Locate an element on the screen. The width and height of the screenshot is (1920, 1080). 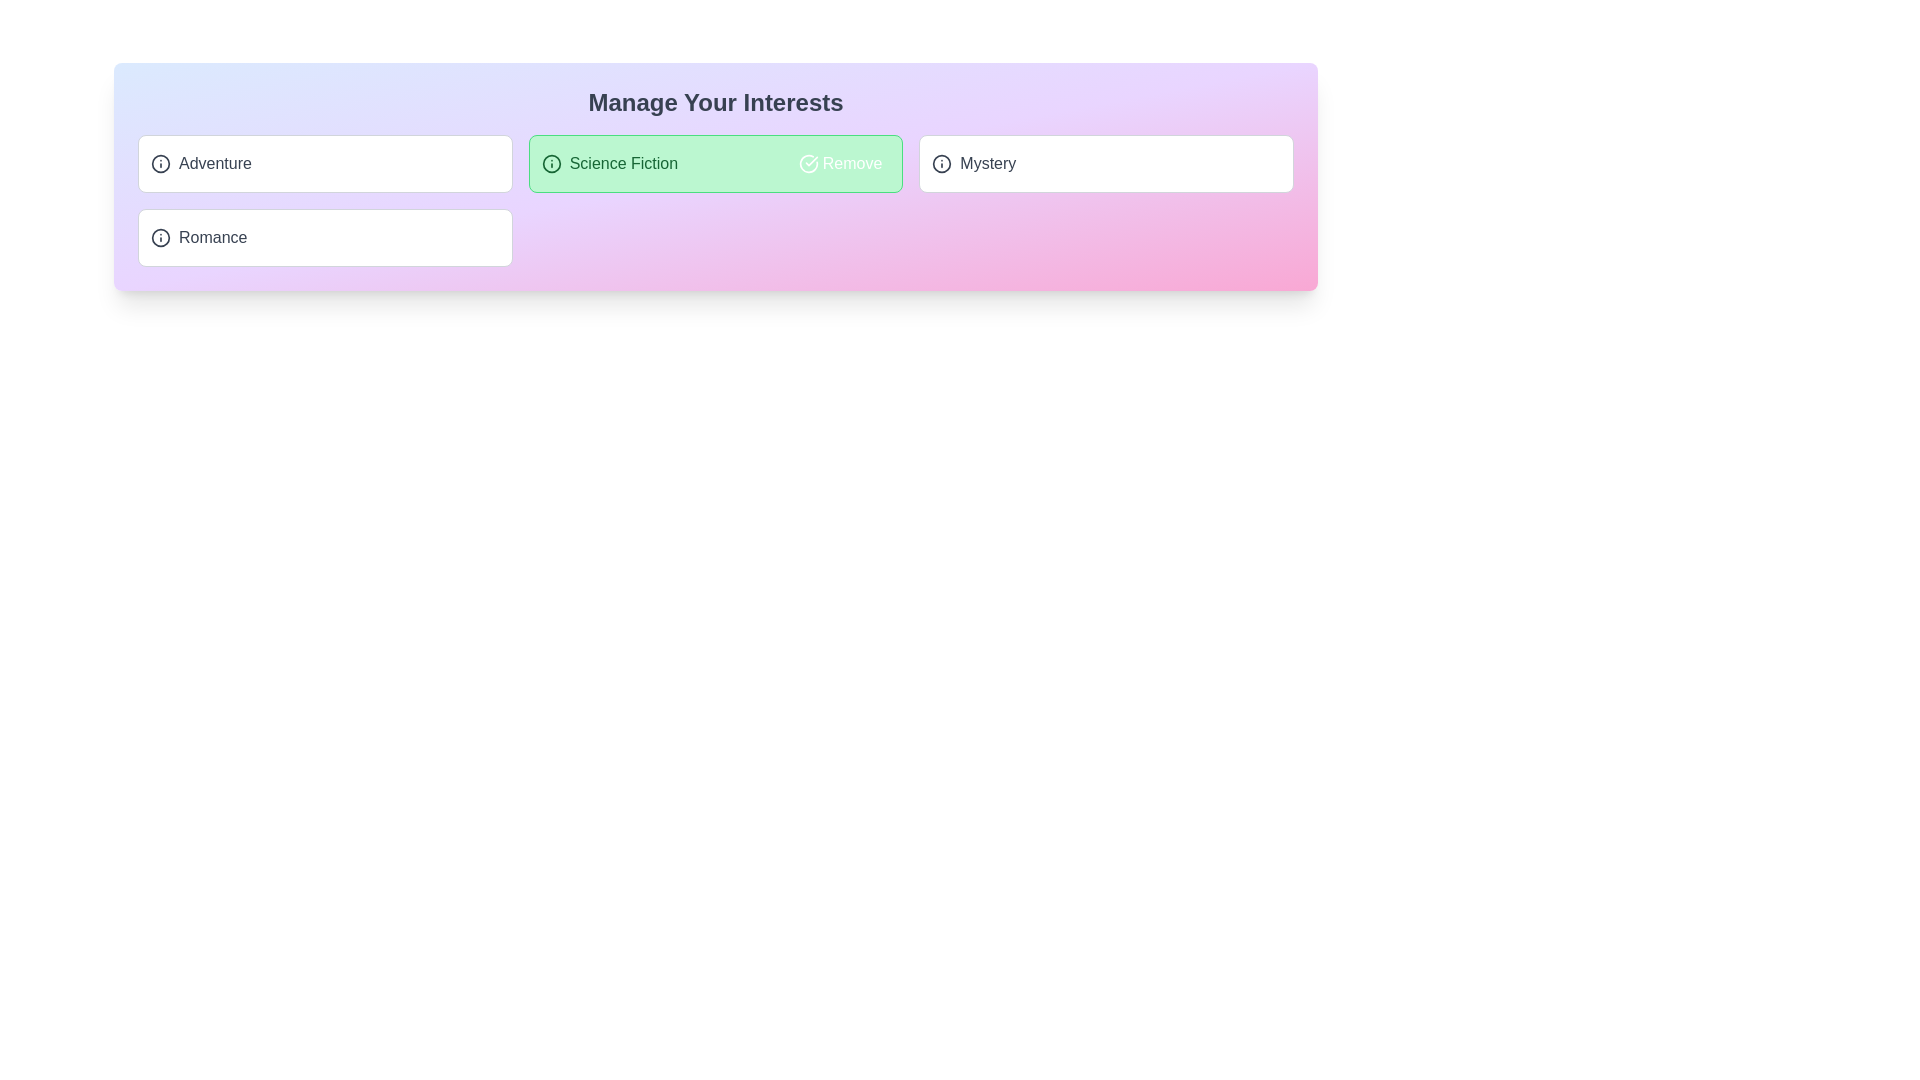
the tag Adventure by clicking on it is located at coordinates (325, 163).